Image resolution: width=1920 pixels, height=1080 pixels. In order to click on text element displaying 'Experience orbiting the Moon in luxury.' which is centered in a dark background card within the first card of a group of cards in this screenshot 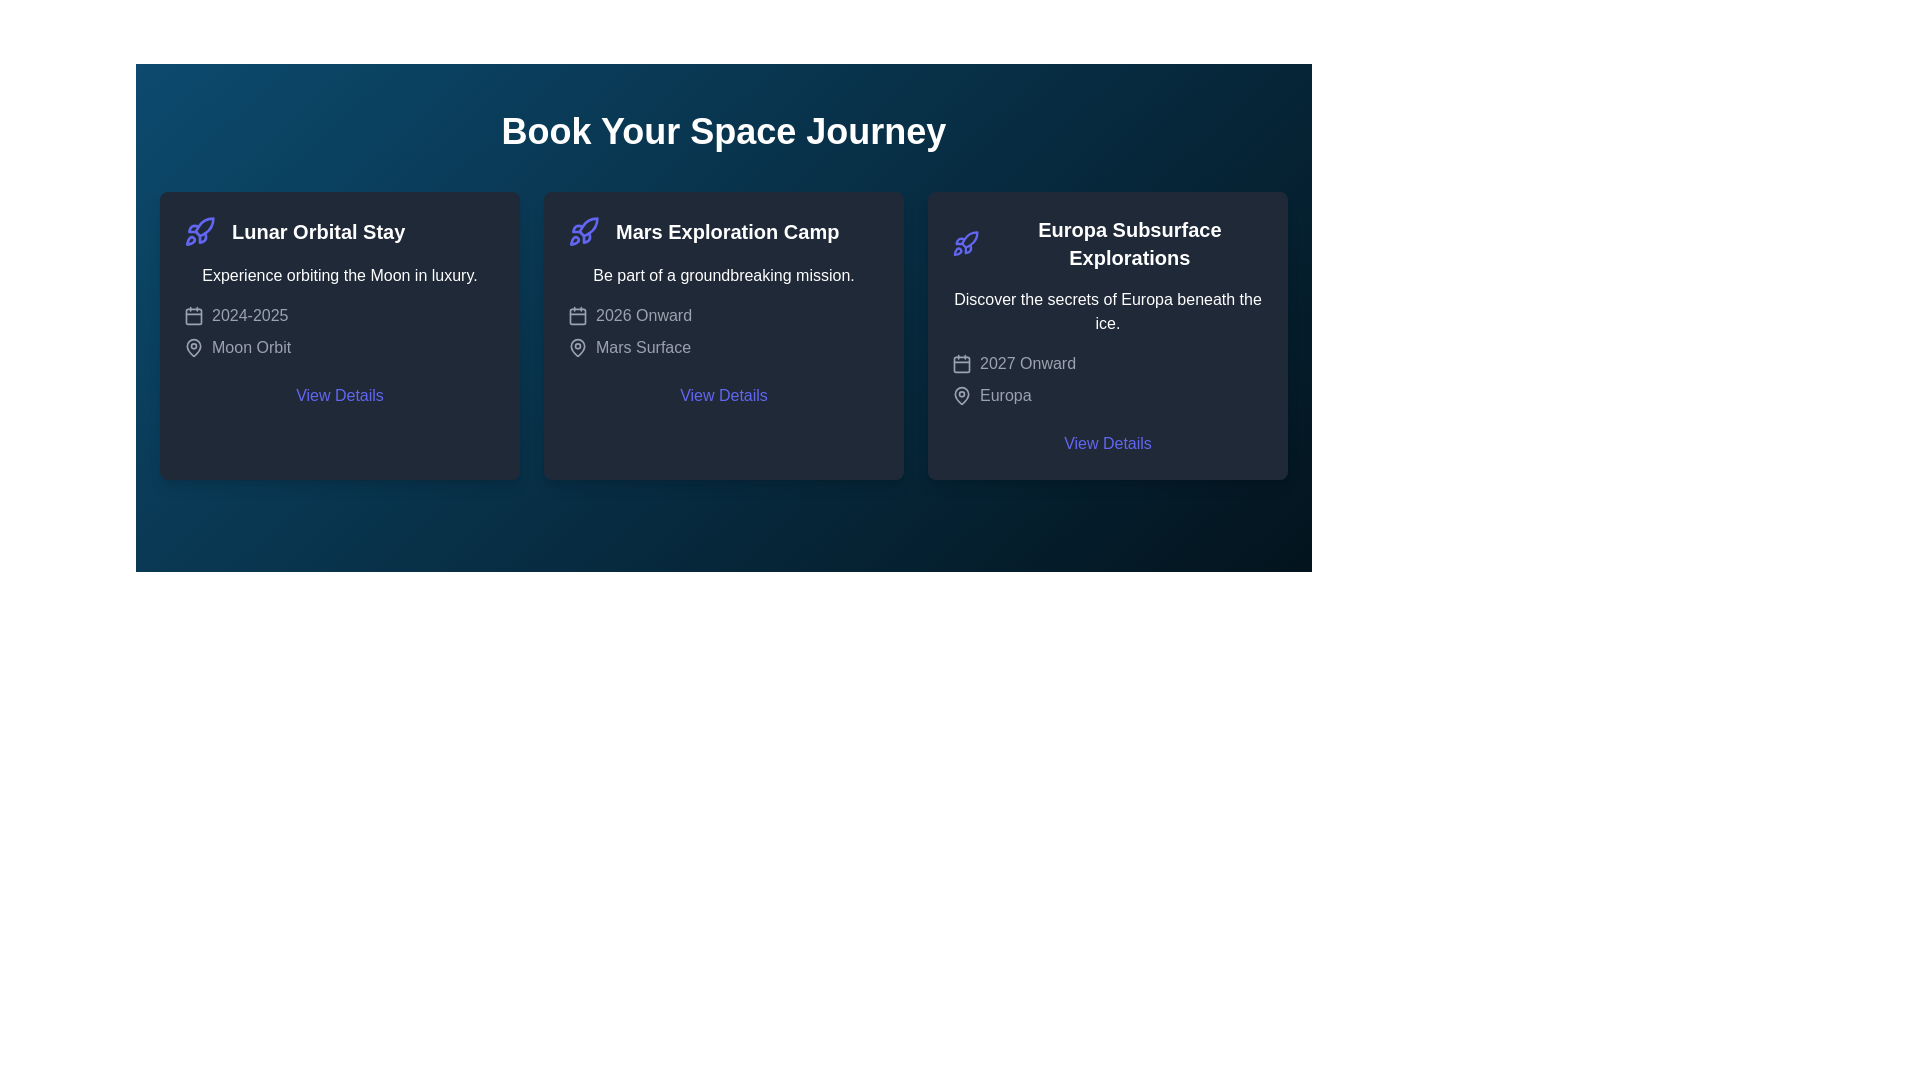, I will do `click(340, 276)`.